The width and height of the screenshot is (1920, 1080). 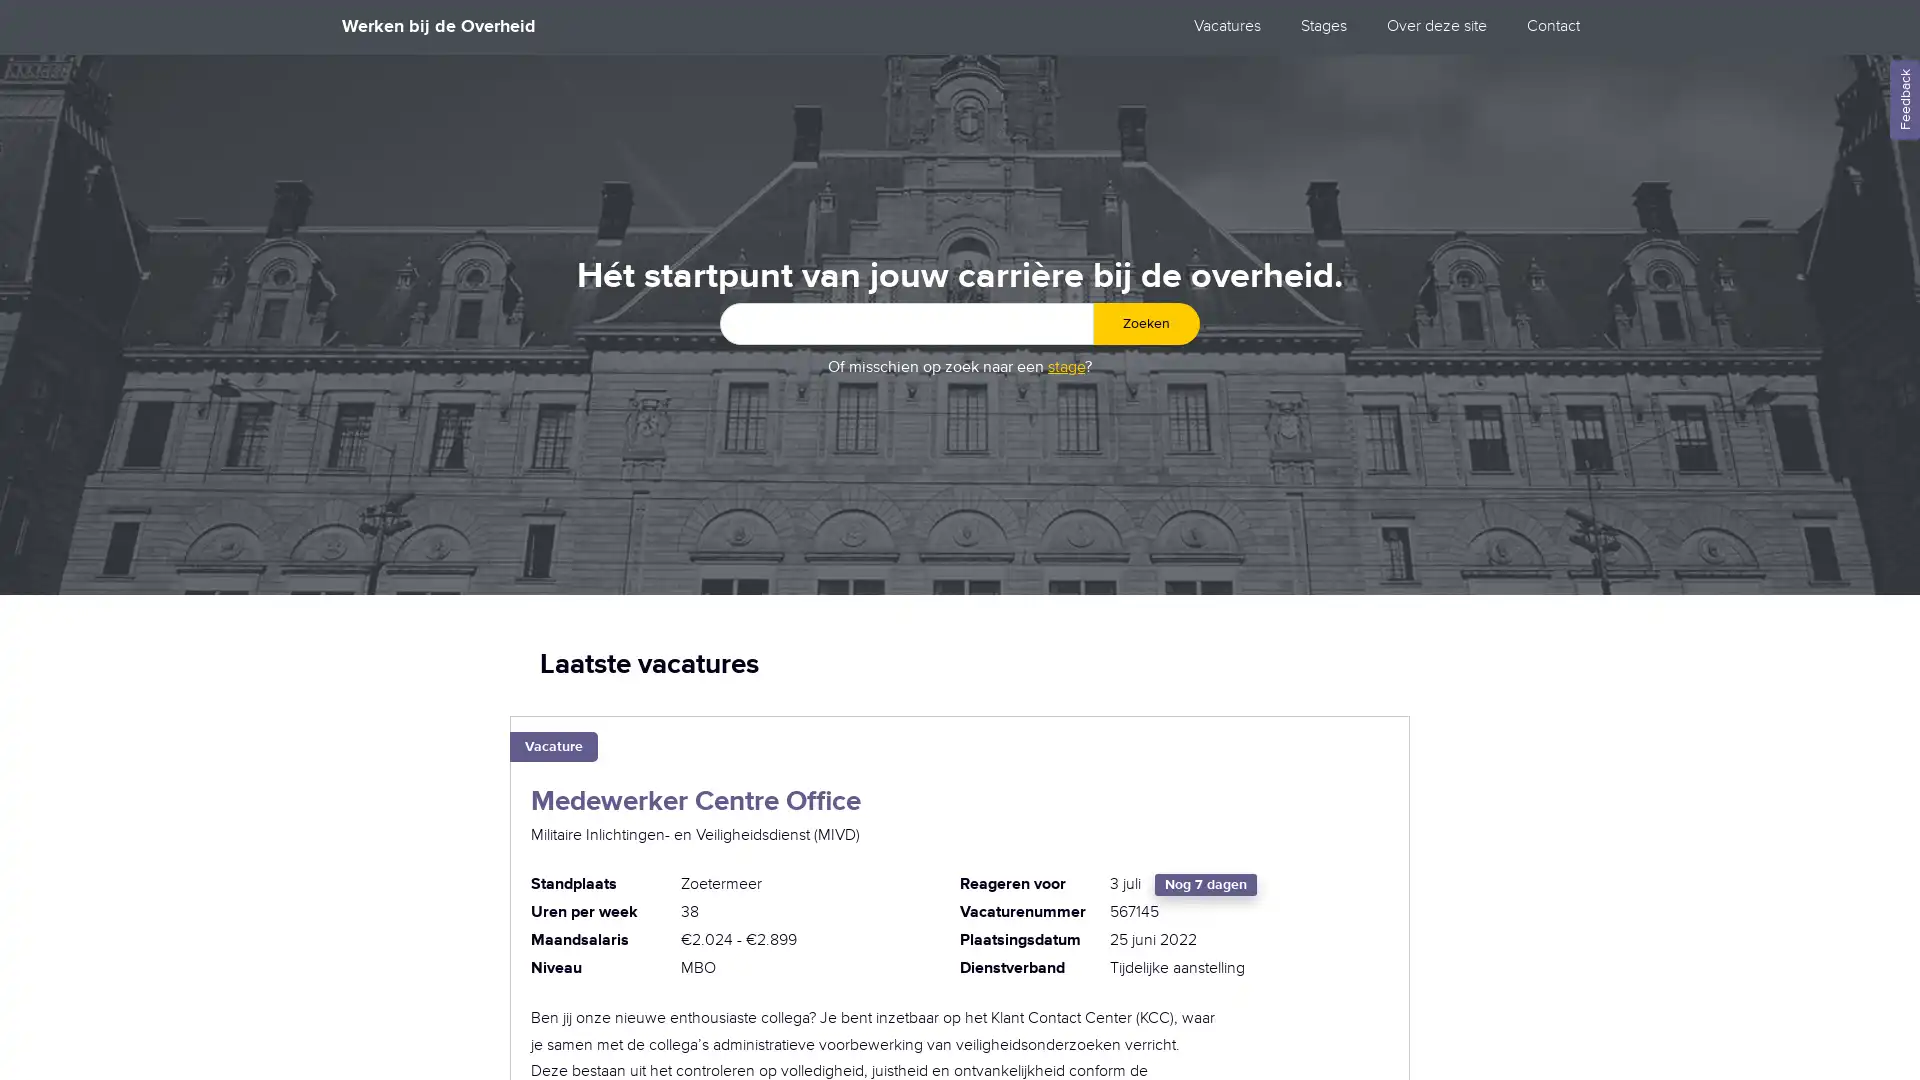 What do you see at coordinates (1146, 322) in the screenshot?
I see `Zoeken` at bounding box center [1146, 322].